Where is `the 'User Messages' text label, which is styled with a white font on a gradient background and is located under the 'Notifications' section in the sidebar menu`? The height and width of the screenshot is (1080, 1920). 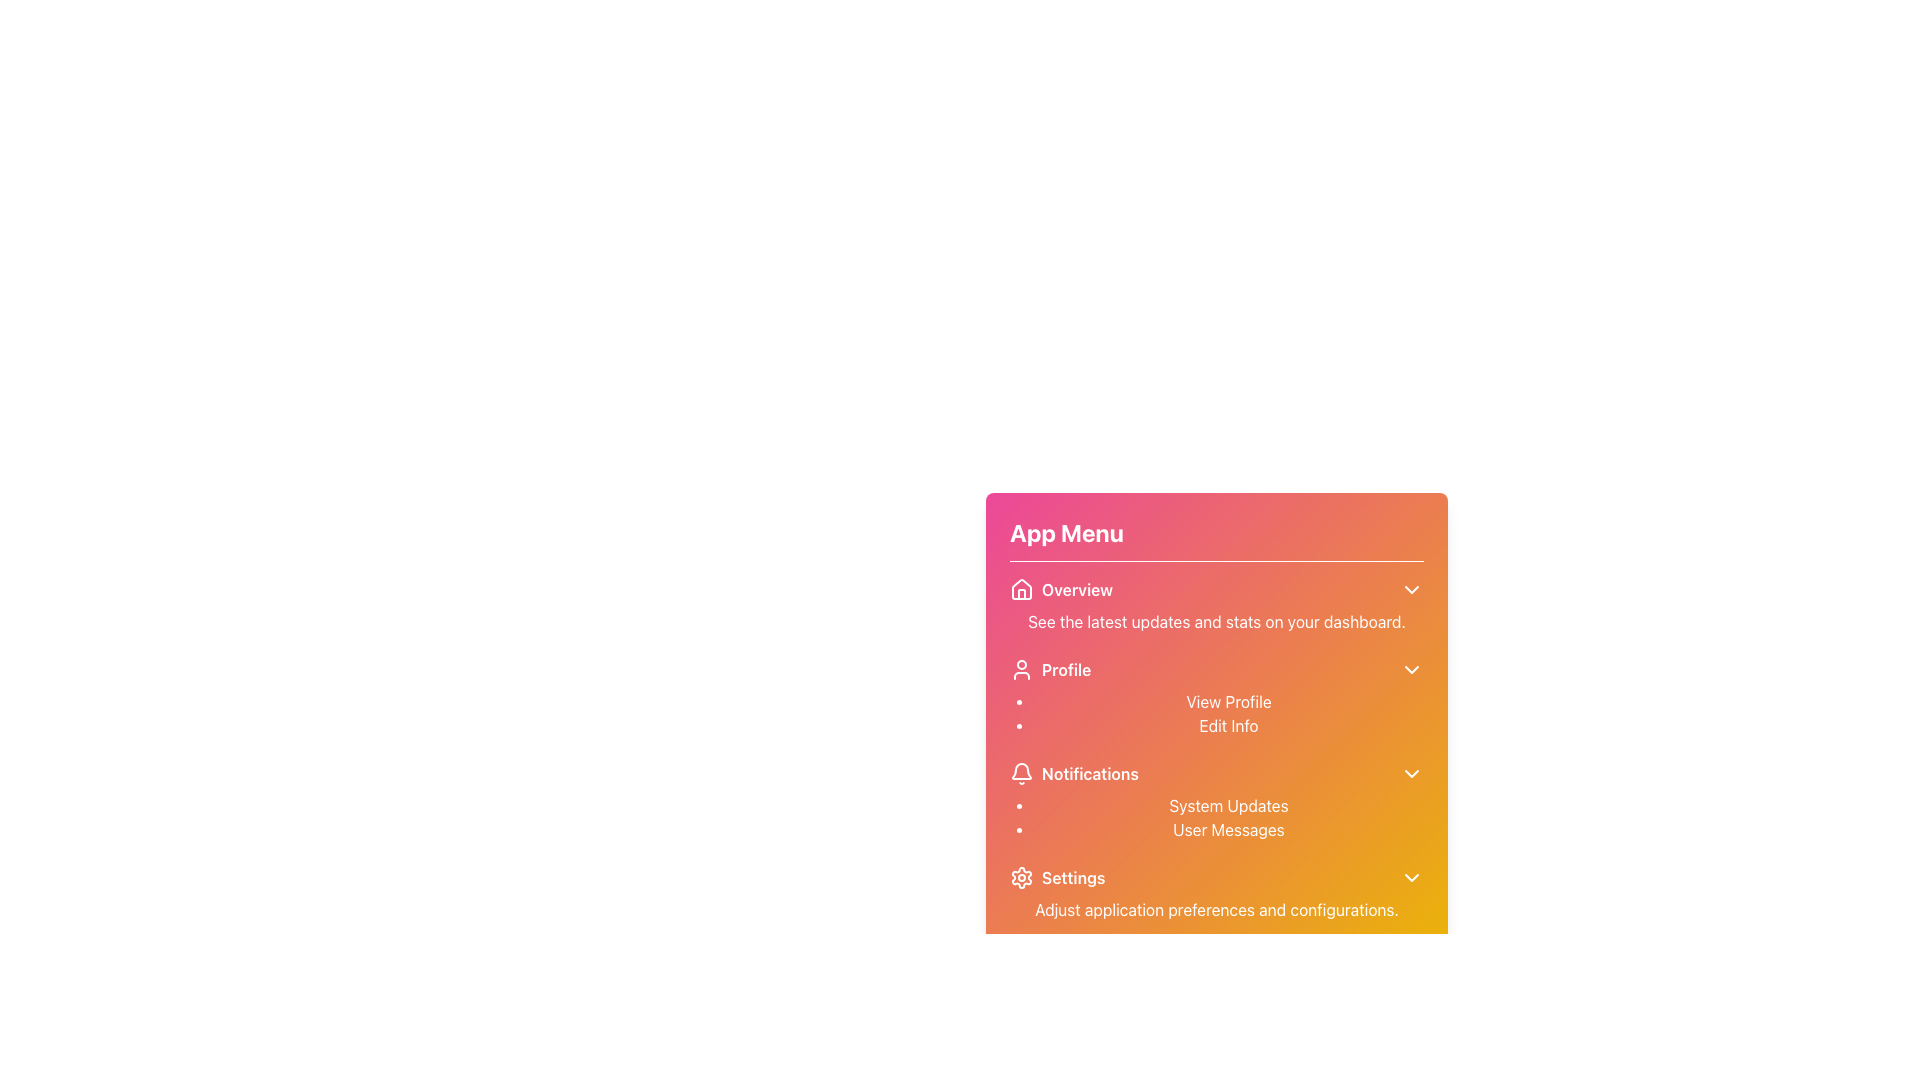
the 'User Messages' text label, which is styled with a white font on a gradient background and is located under the 'Notifications' section in the sidebar menu is located at coordinates (1227, 829).